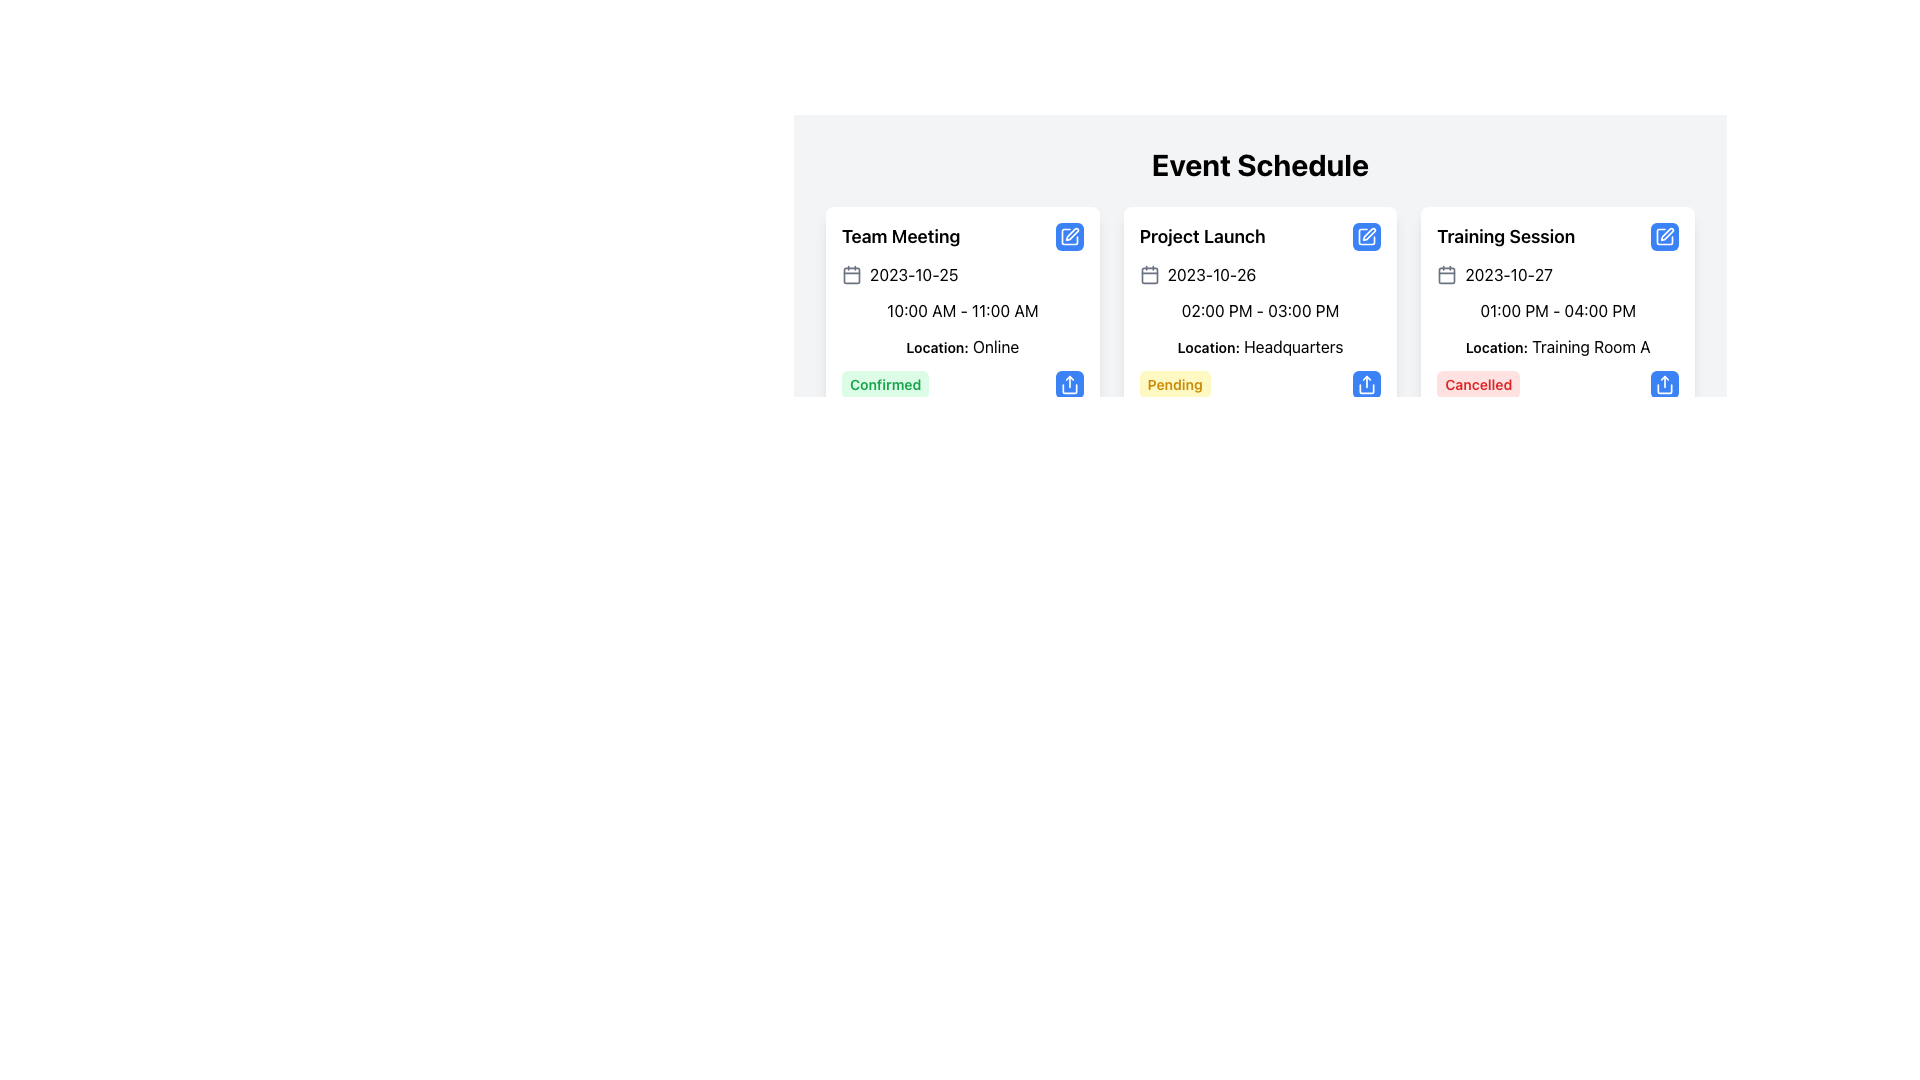 The height and width of the screenshot is (1080, 1920). Describe the element at coordinates (1068, 385) in the screenshot. I see `the share icon button located in the bottom right corner of the first event card` at that location.